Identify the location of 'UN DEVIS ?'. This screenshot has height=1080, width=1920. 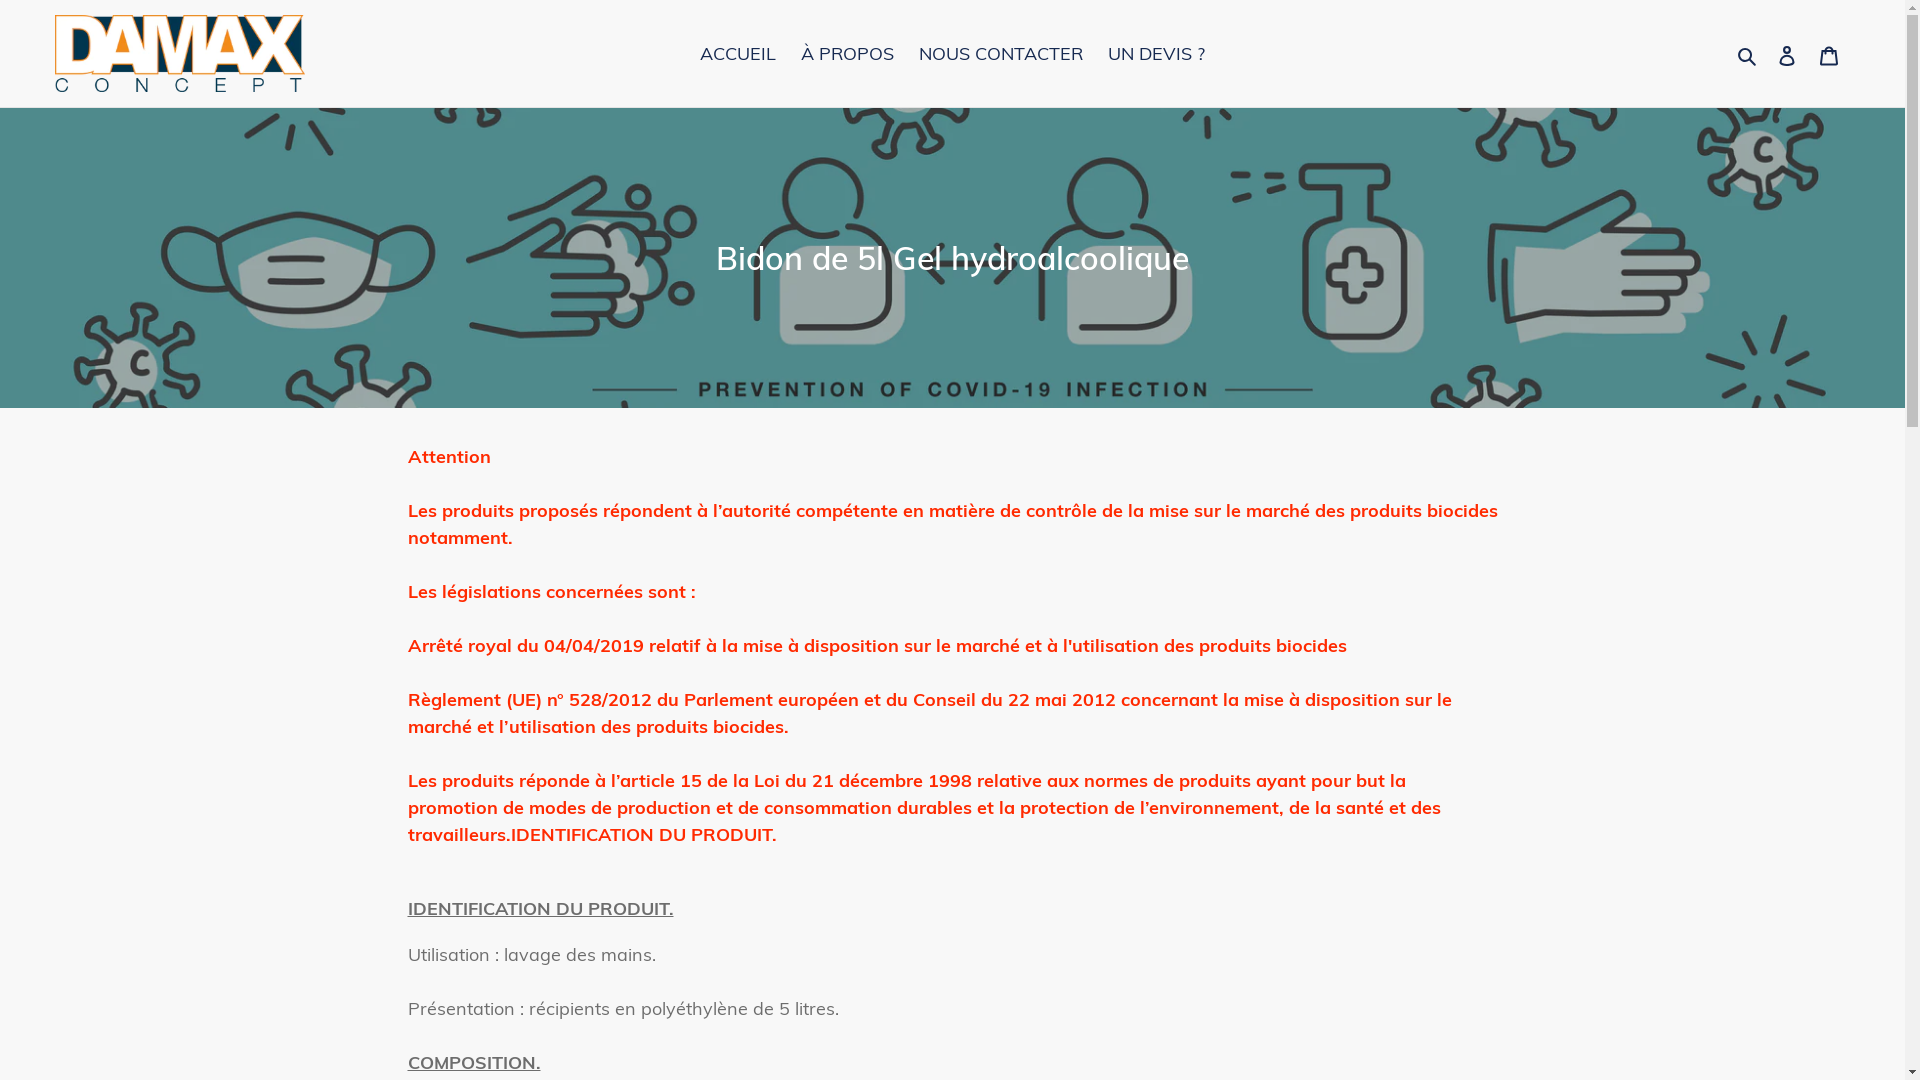
(1156, 52).